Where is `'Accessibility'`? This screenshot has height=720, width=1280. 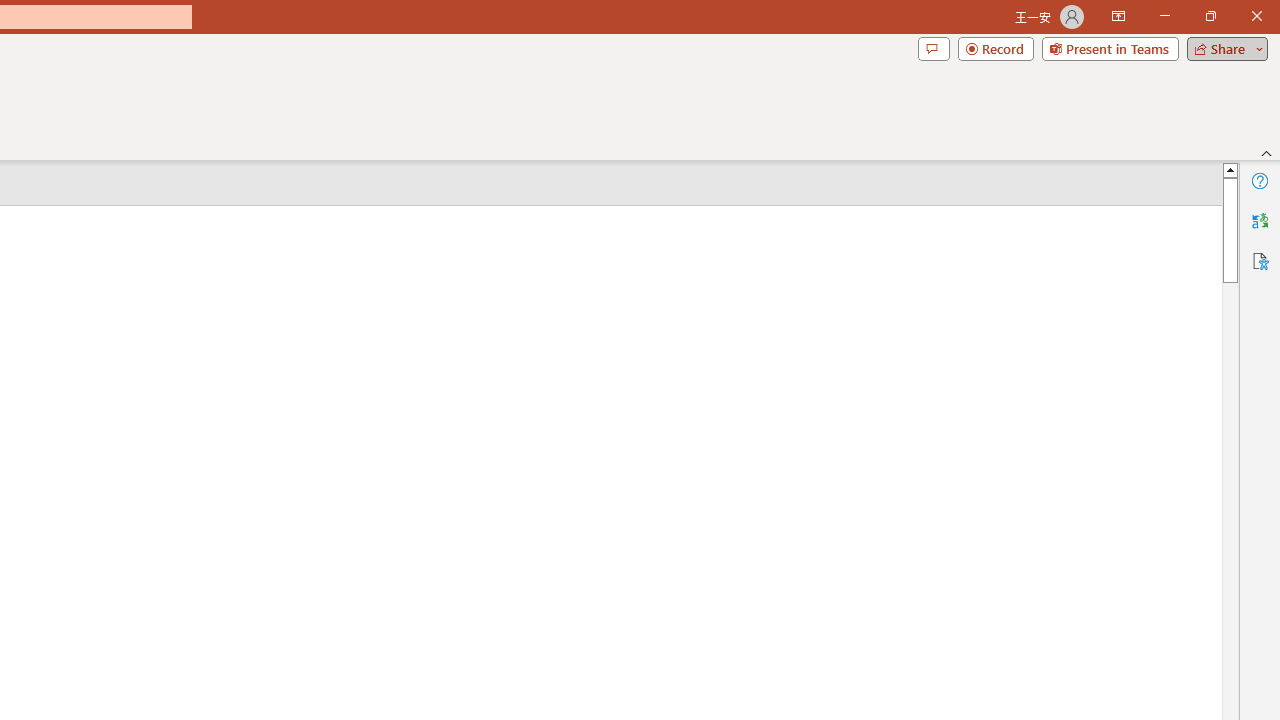
'Accessibility' is located at coordinates (1259, 260).